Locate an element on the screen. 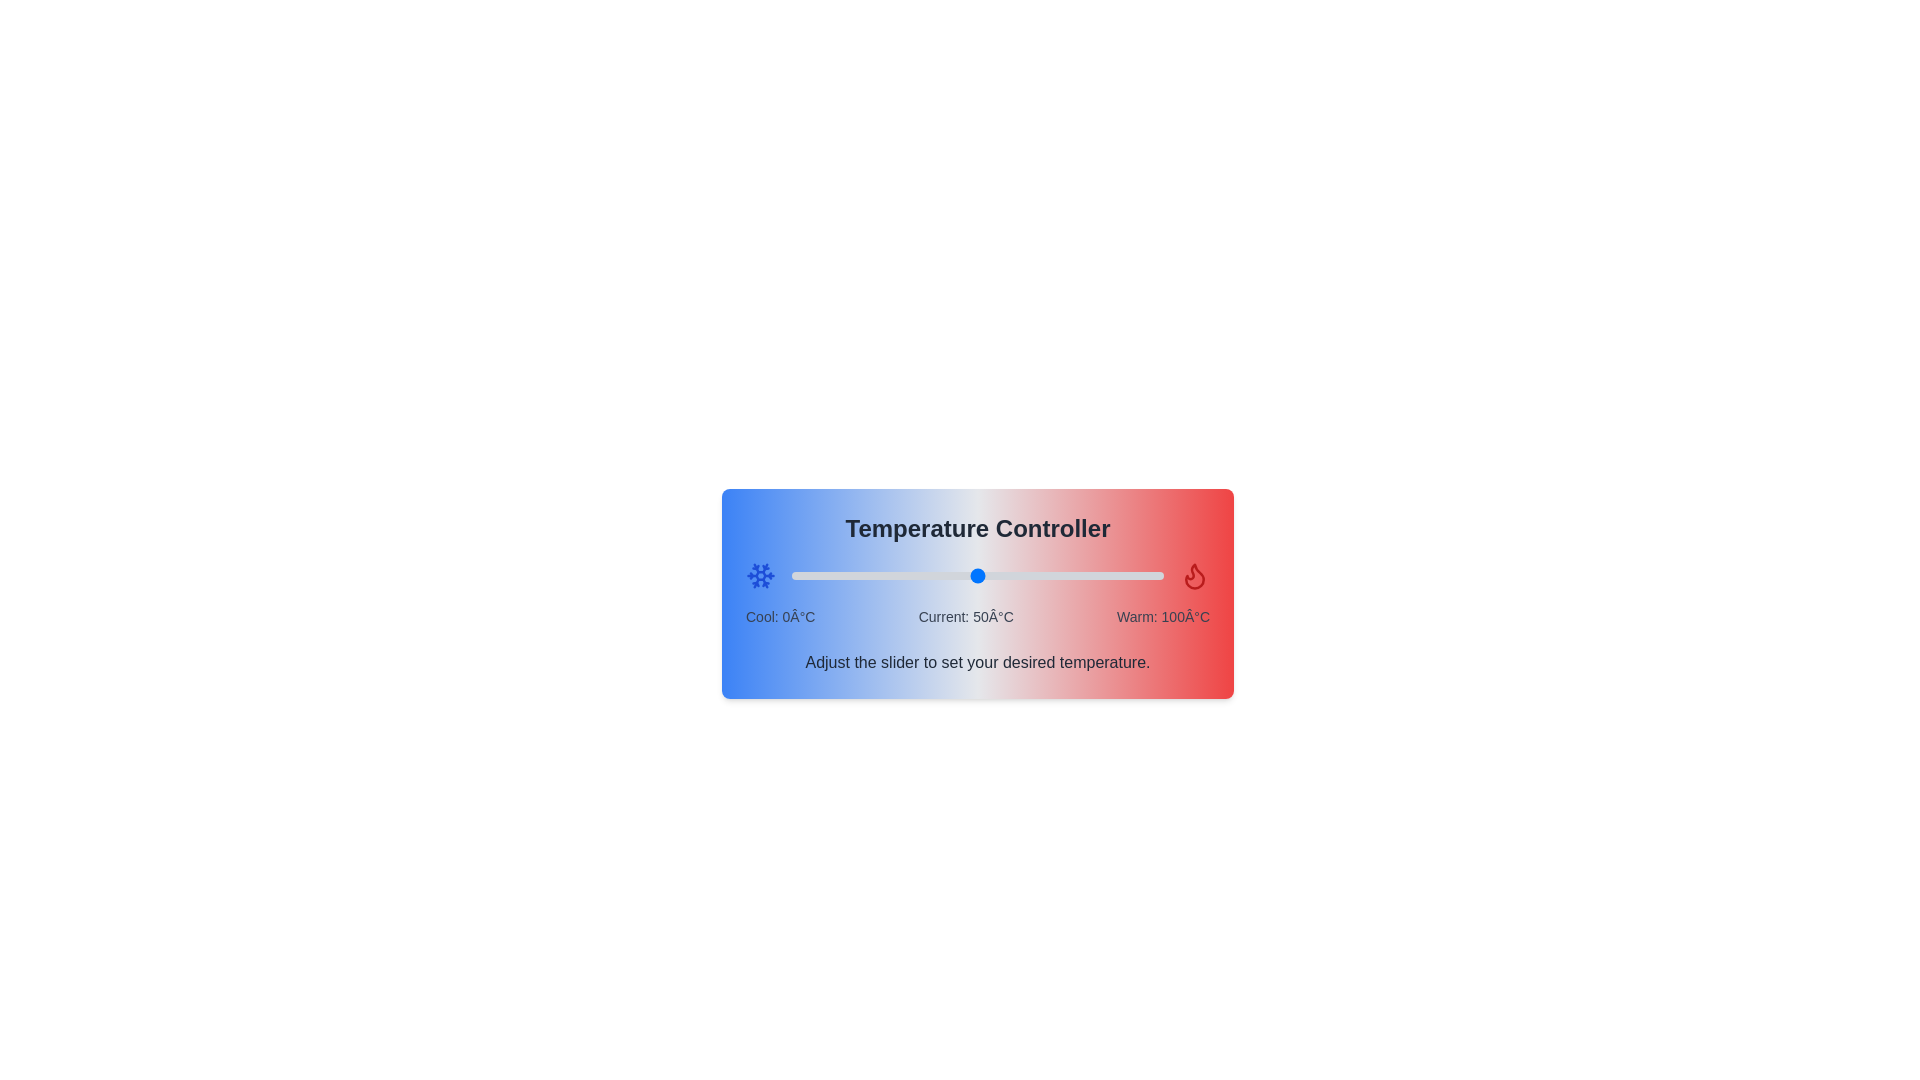  the temperature to 60°C by adjusting the slider is located at coordinates (1015, 575).